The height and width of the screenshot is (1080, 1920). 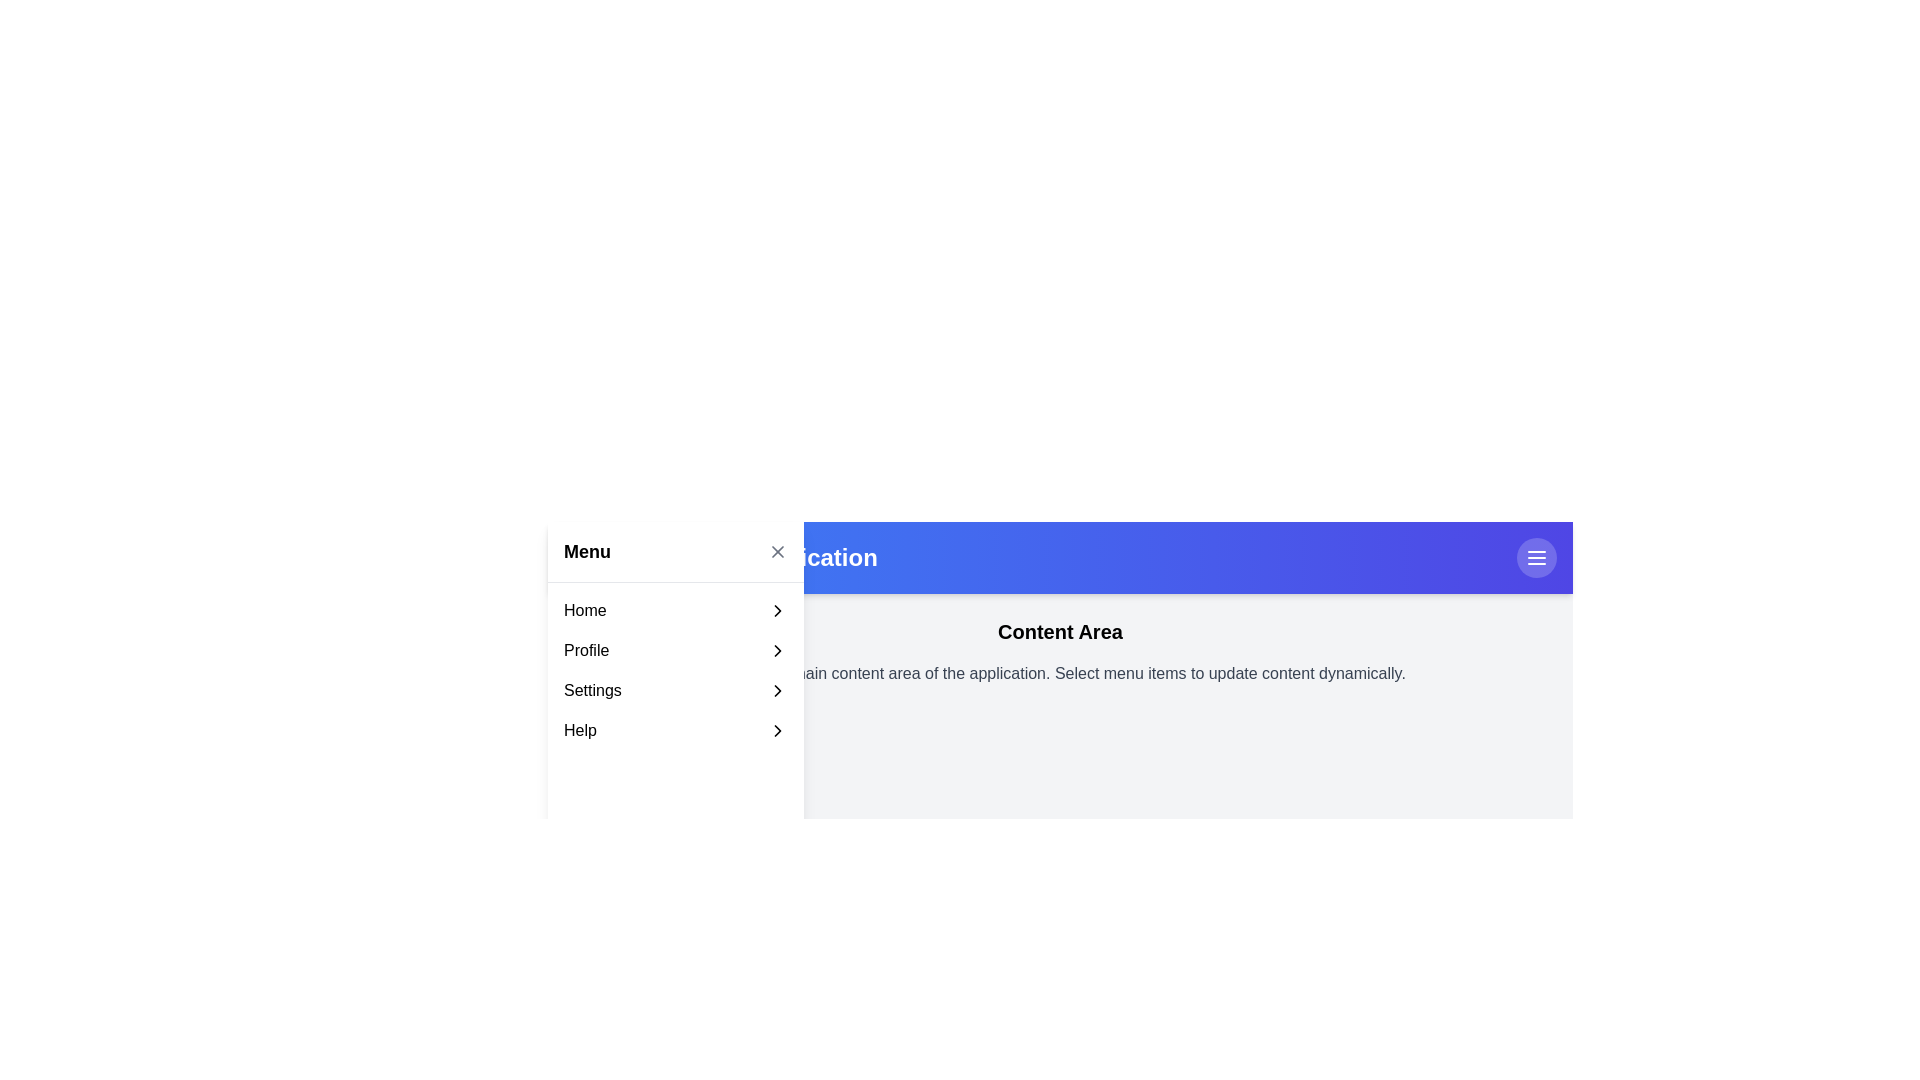 What do you see at coordinates (776, 551) in the screenshot?
I see `the thin diagonal line in the top-right corner of the vertical menu section, which is part of the 'X' symbol within a square button` at bounding box center [776, 551].